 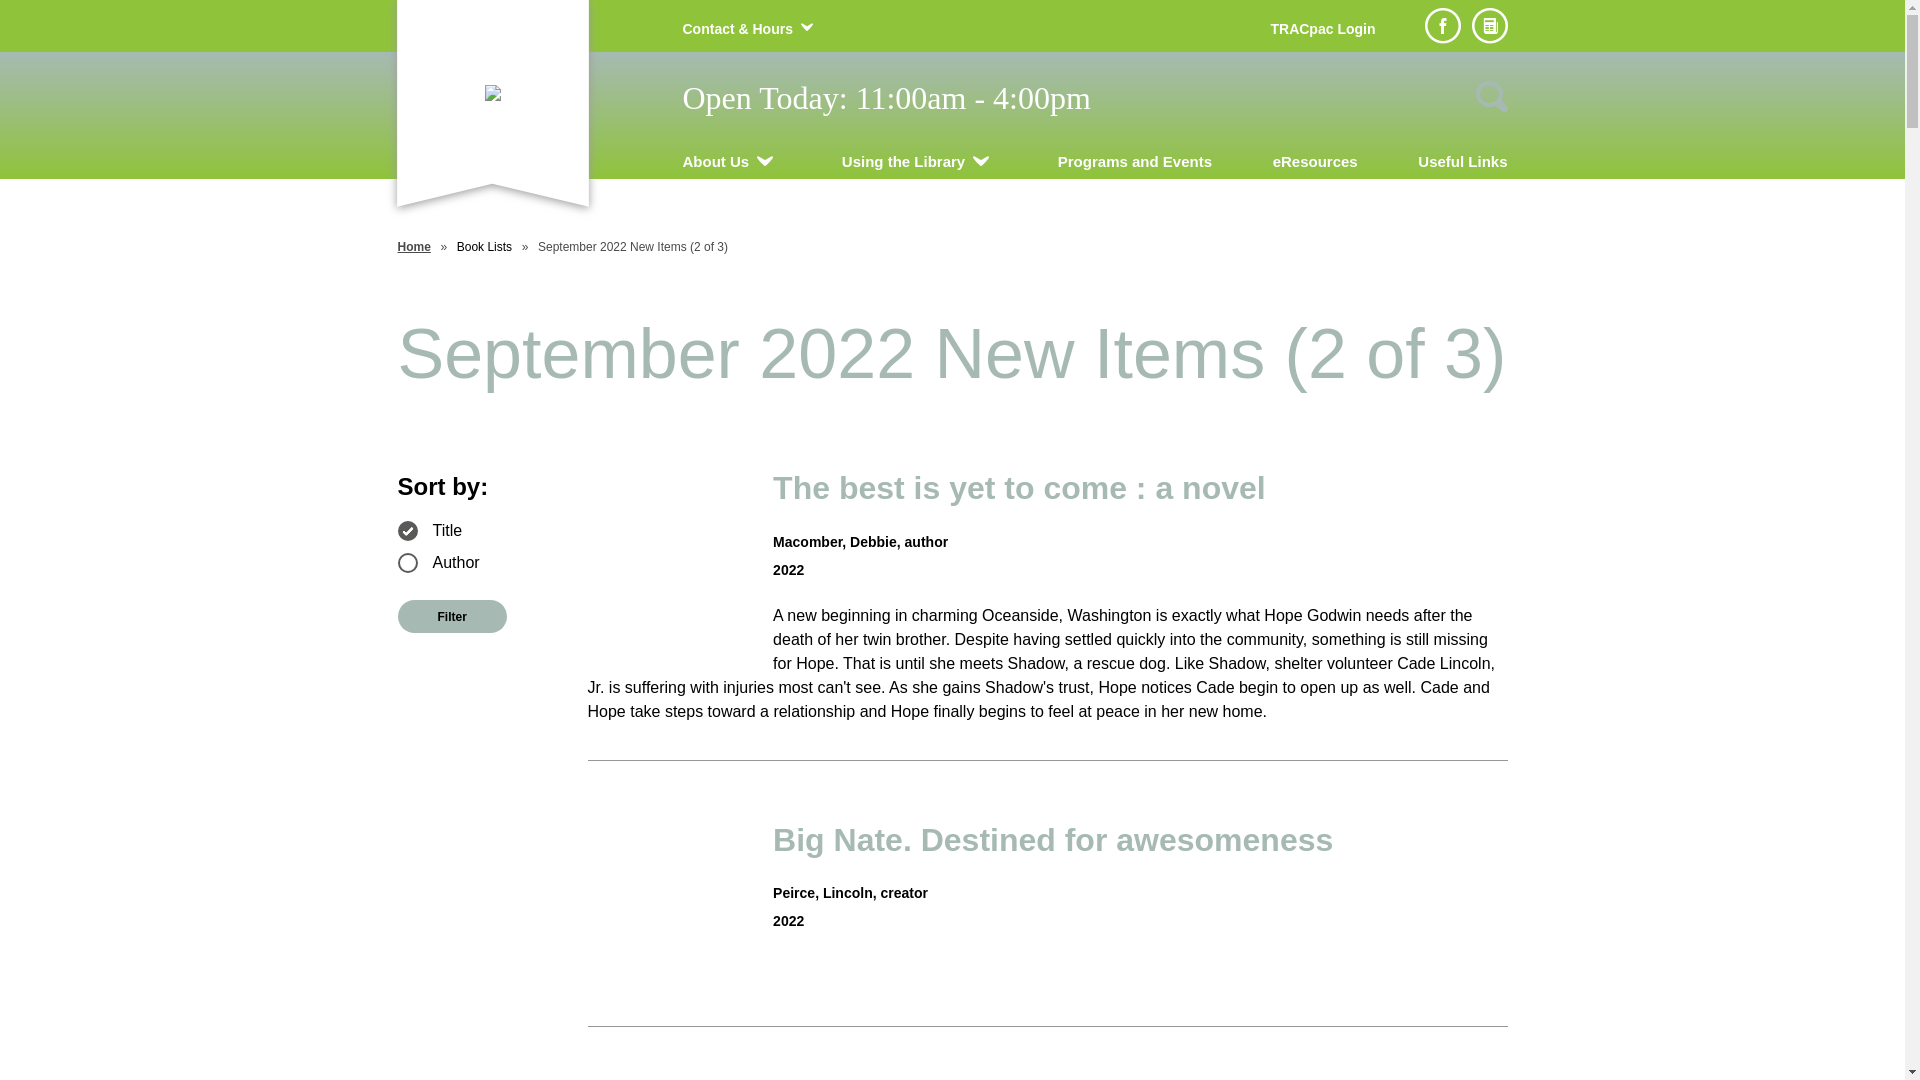 I want to click on 'Programs and Events', so click(x=1056, y=160).